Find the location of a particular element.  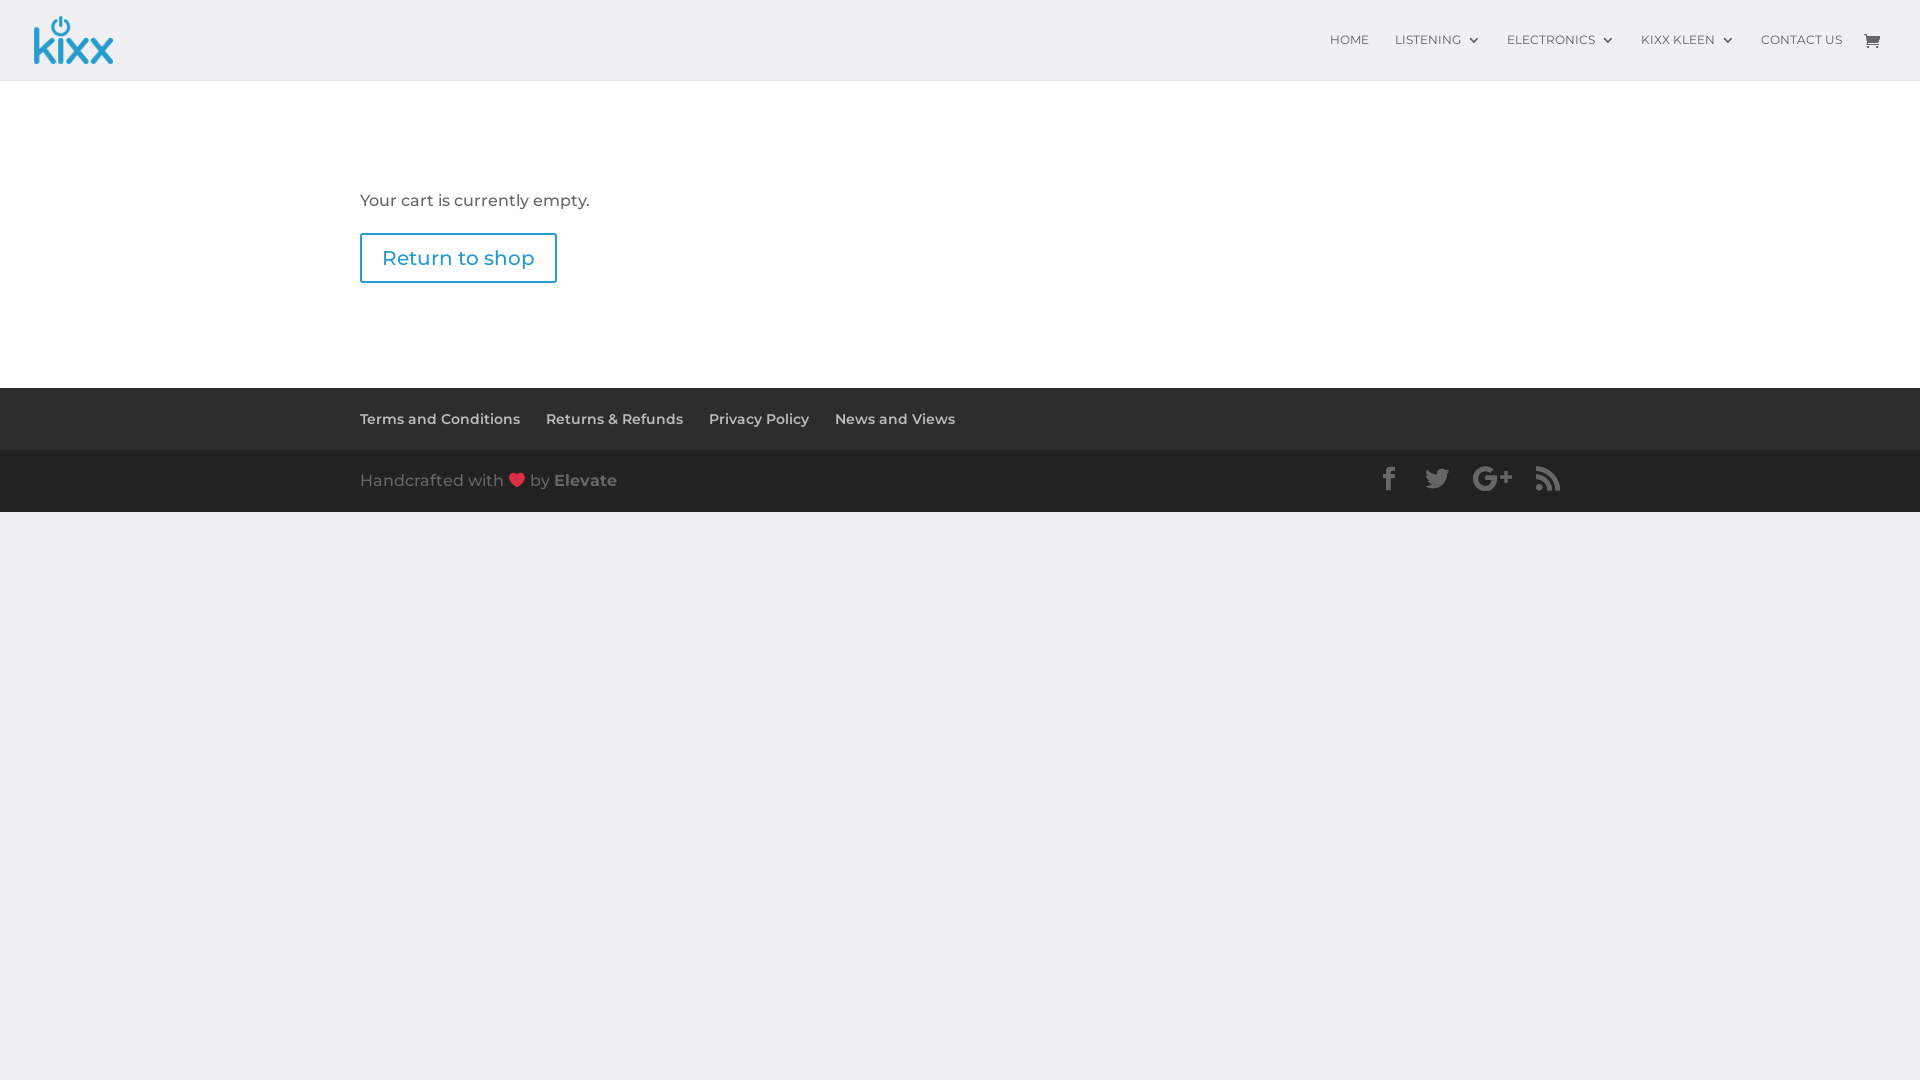

'News and Views' is located at coordinates (893, 418).